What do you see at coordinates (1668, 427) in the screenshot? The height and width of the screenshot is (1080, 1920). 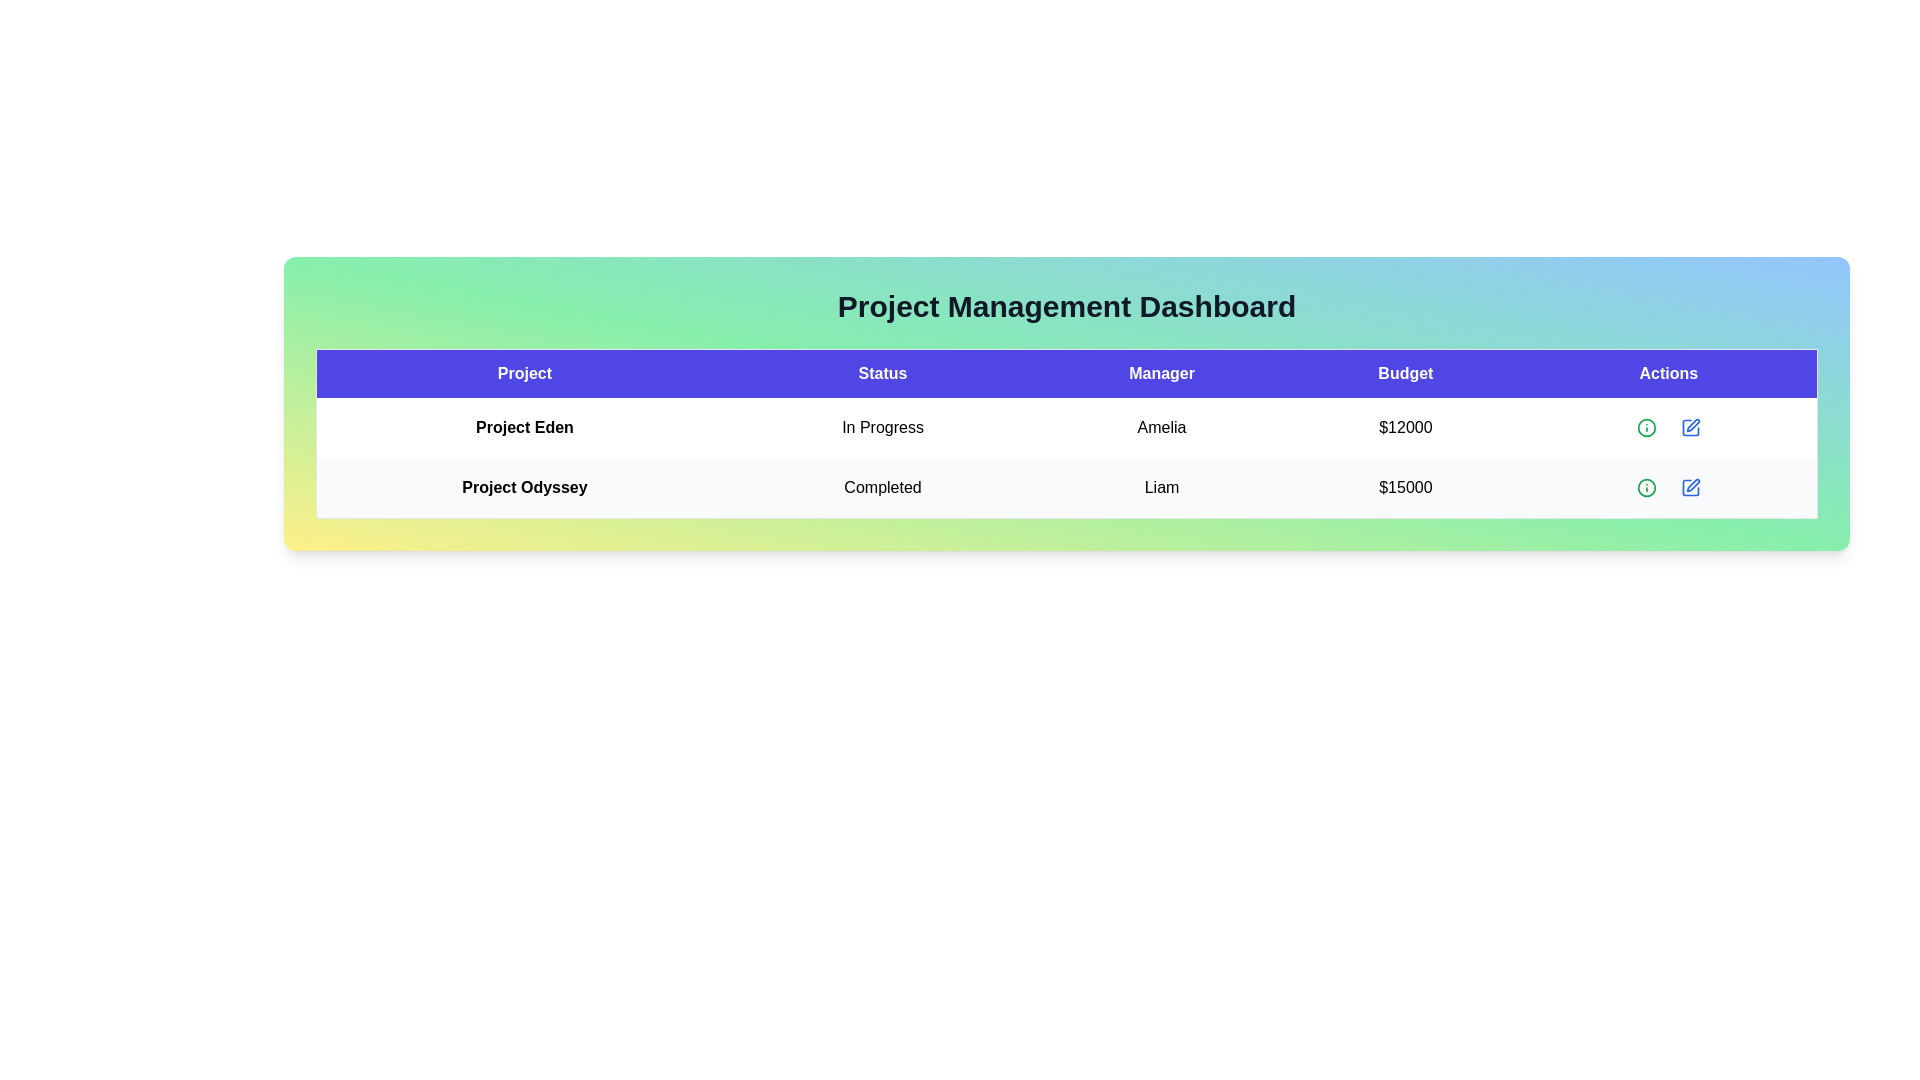 I see `the interactive action buttons in the 'Actions' column of the first row in the Project Management Dashboard, which is aligned with the entry for 'Project Eden'` at bounding box center [1668, 427].